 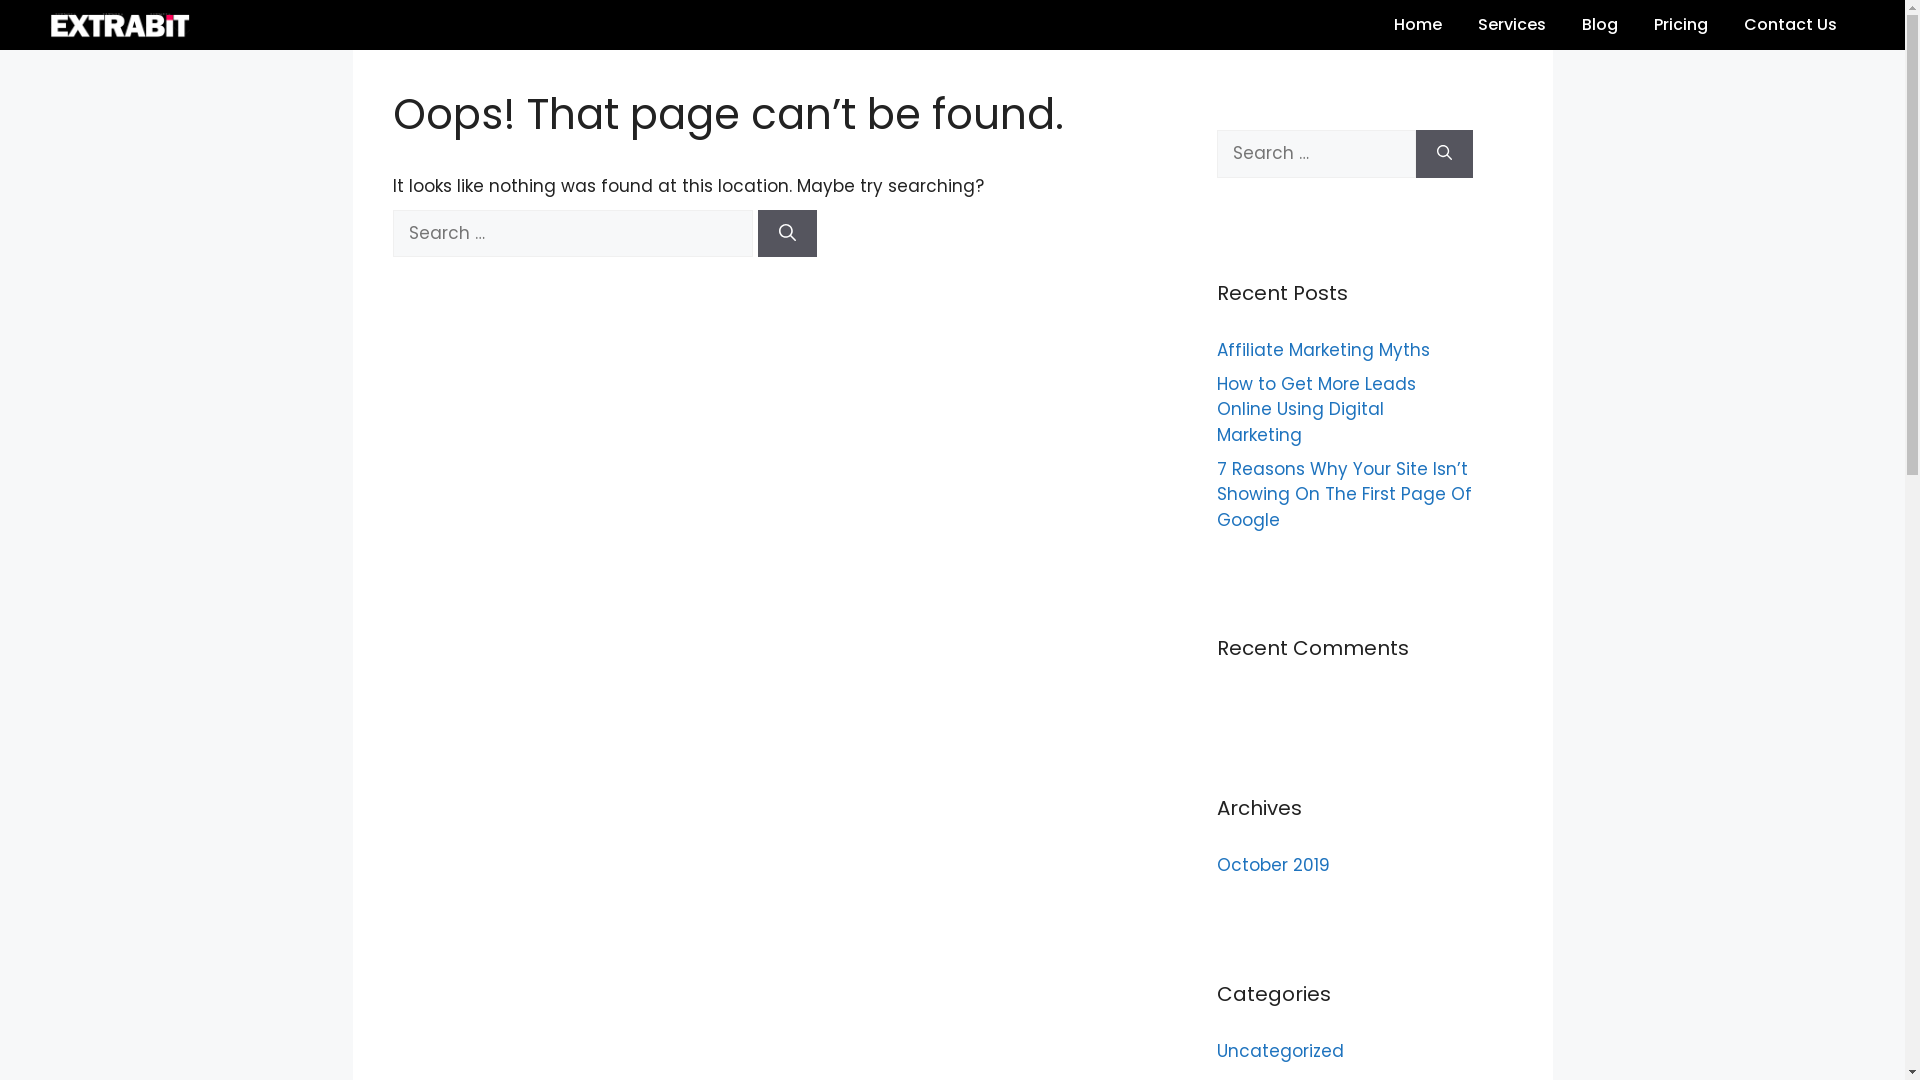 I want to click on 'Affiliate Marketing Myths ', so click(x=1324, y=349).